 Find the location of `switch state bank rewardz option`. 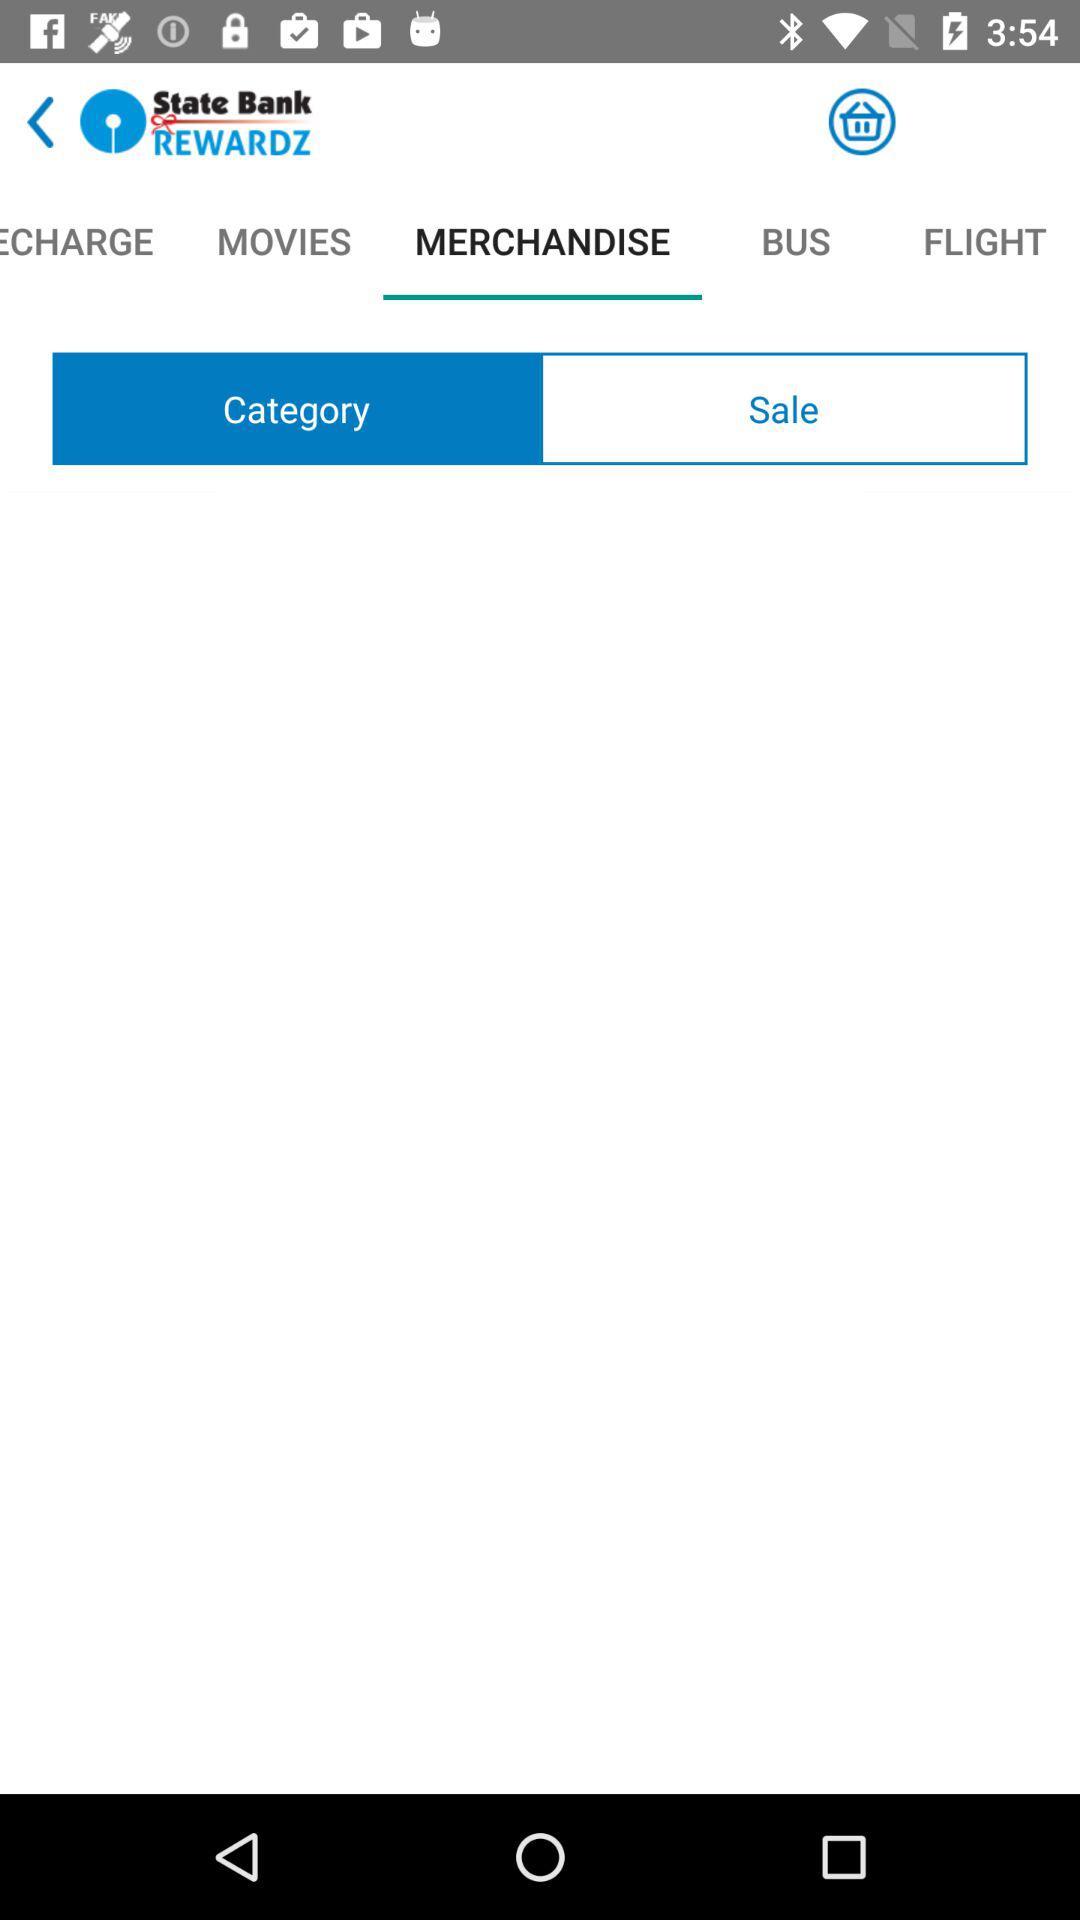

switch state bank rewardz option is located at coordinates (196, 121).